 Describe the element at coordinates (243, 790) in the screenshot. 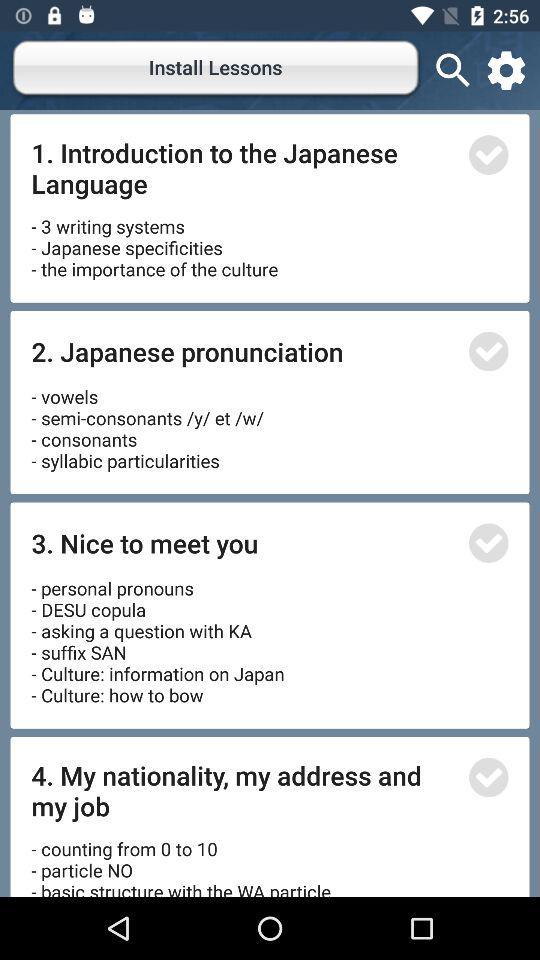

I see `item above the counting from 0` at that location.